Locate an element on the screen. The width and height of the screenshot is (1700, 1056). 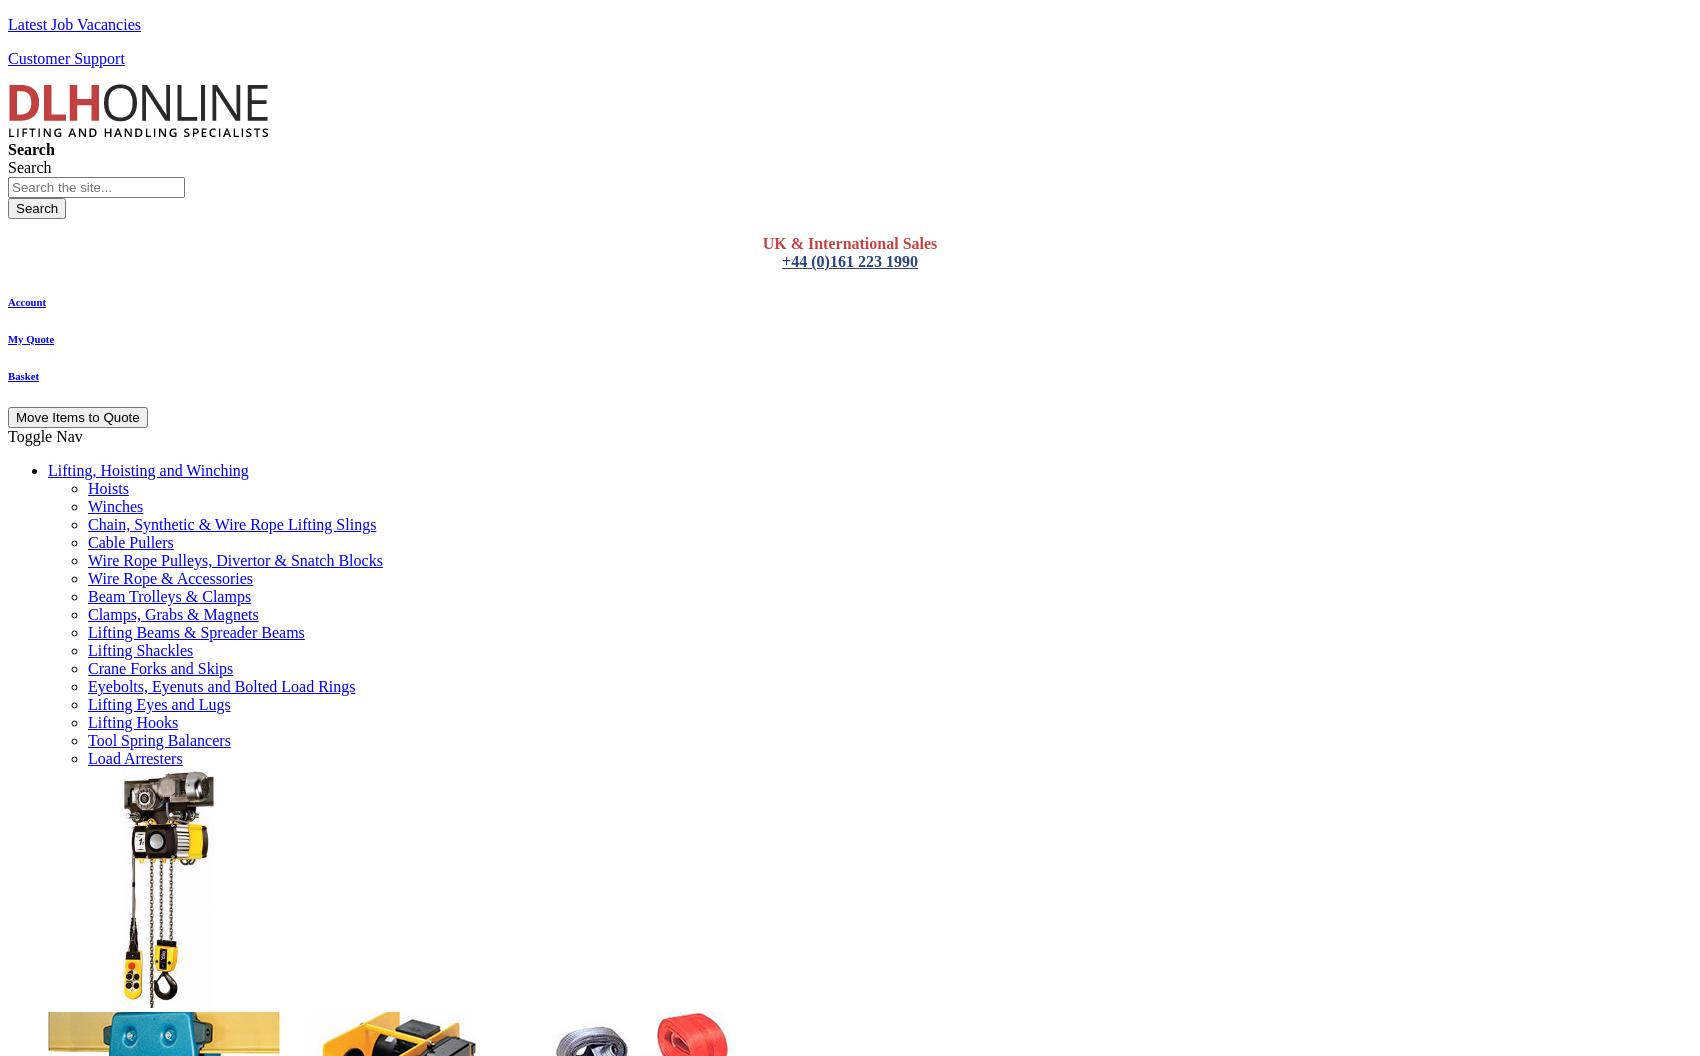
'Cable Pullers' is located at coordinates (129, 541).